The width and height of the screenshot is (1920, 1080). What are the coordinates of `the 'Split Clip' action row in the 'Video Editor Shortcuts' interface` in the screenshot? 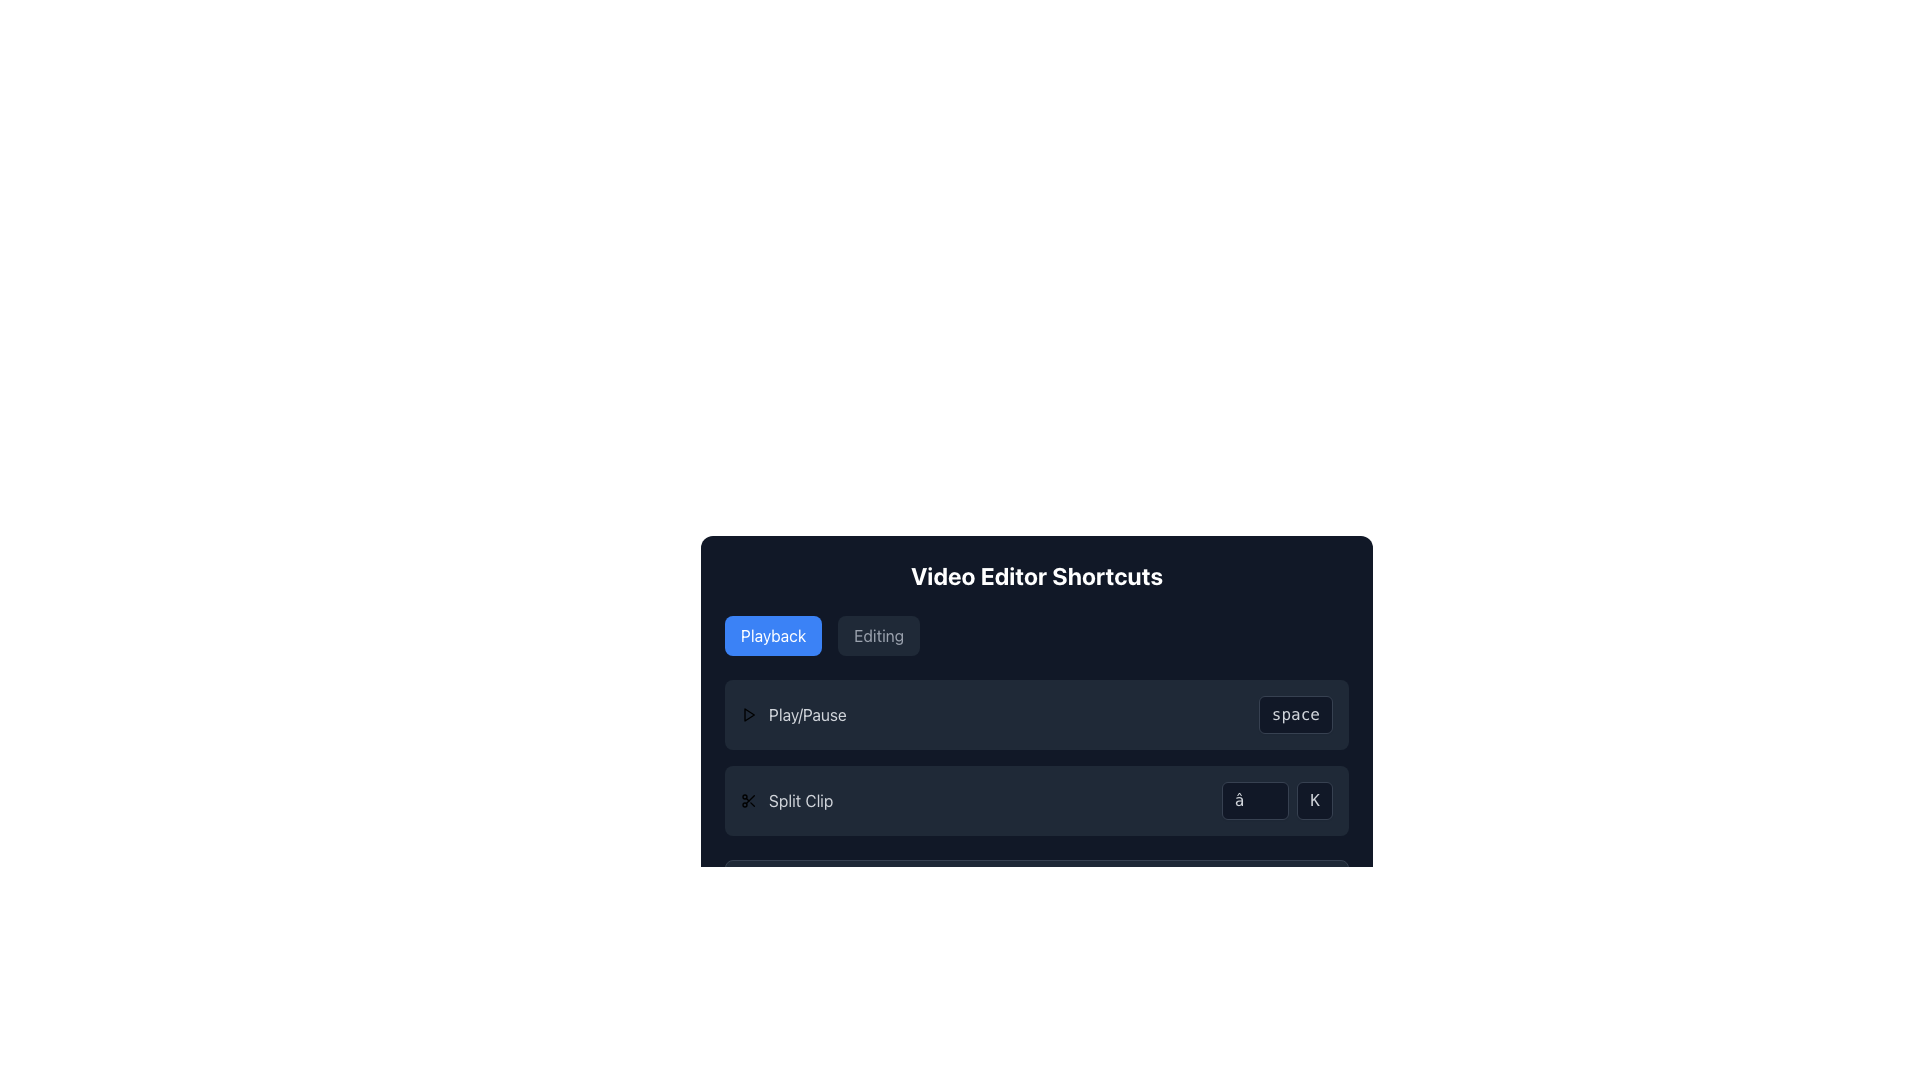 It's located at (1036, 800).